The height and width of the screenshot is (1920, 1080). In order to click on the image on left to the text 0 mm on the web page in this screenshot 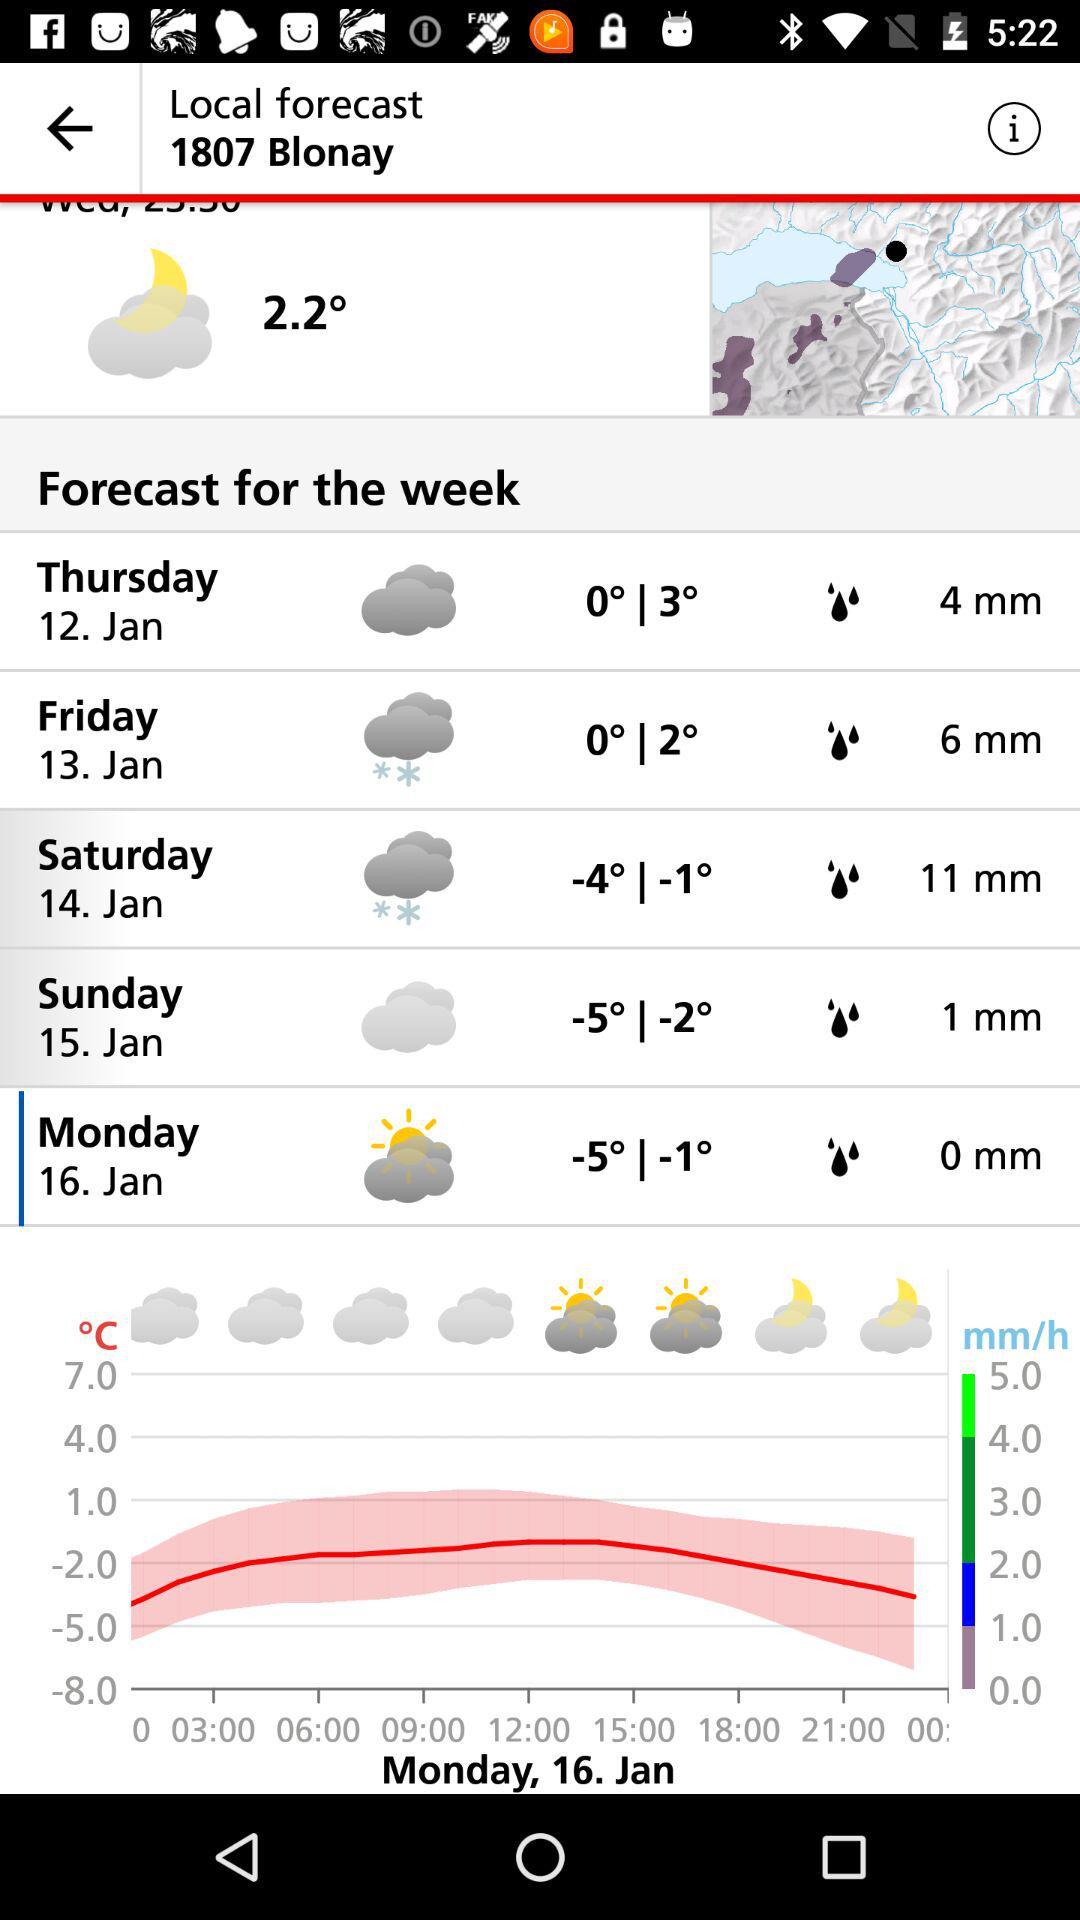, I will do `click(844, 1156)`.